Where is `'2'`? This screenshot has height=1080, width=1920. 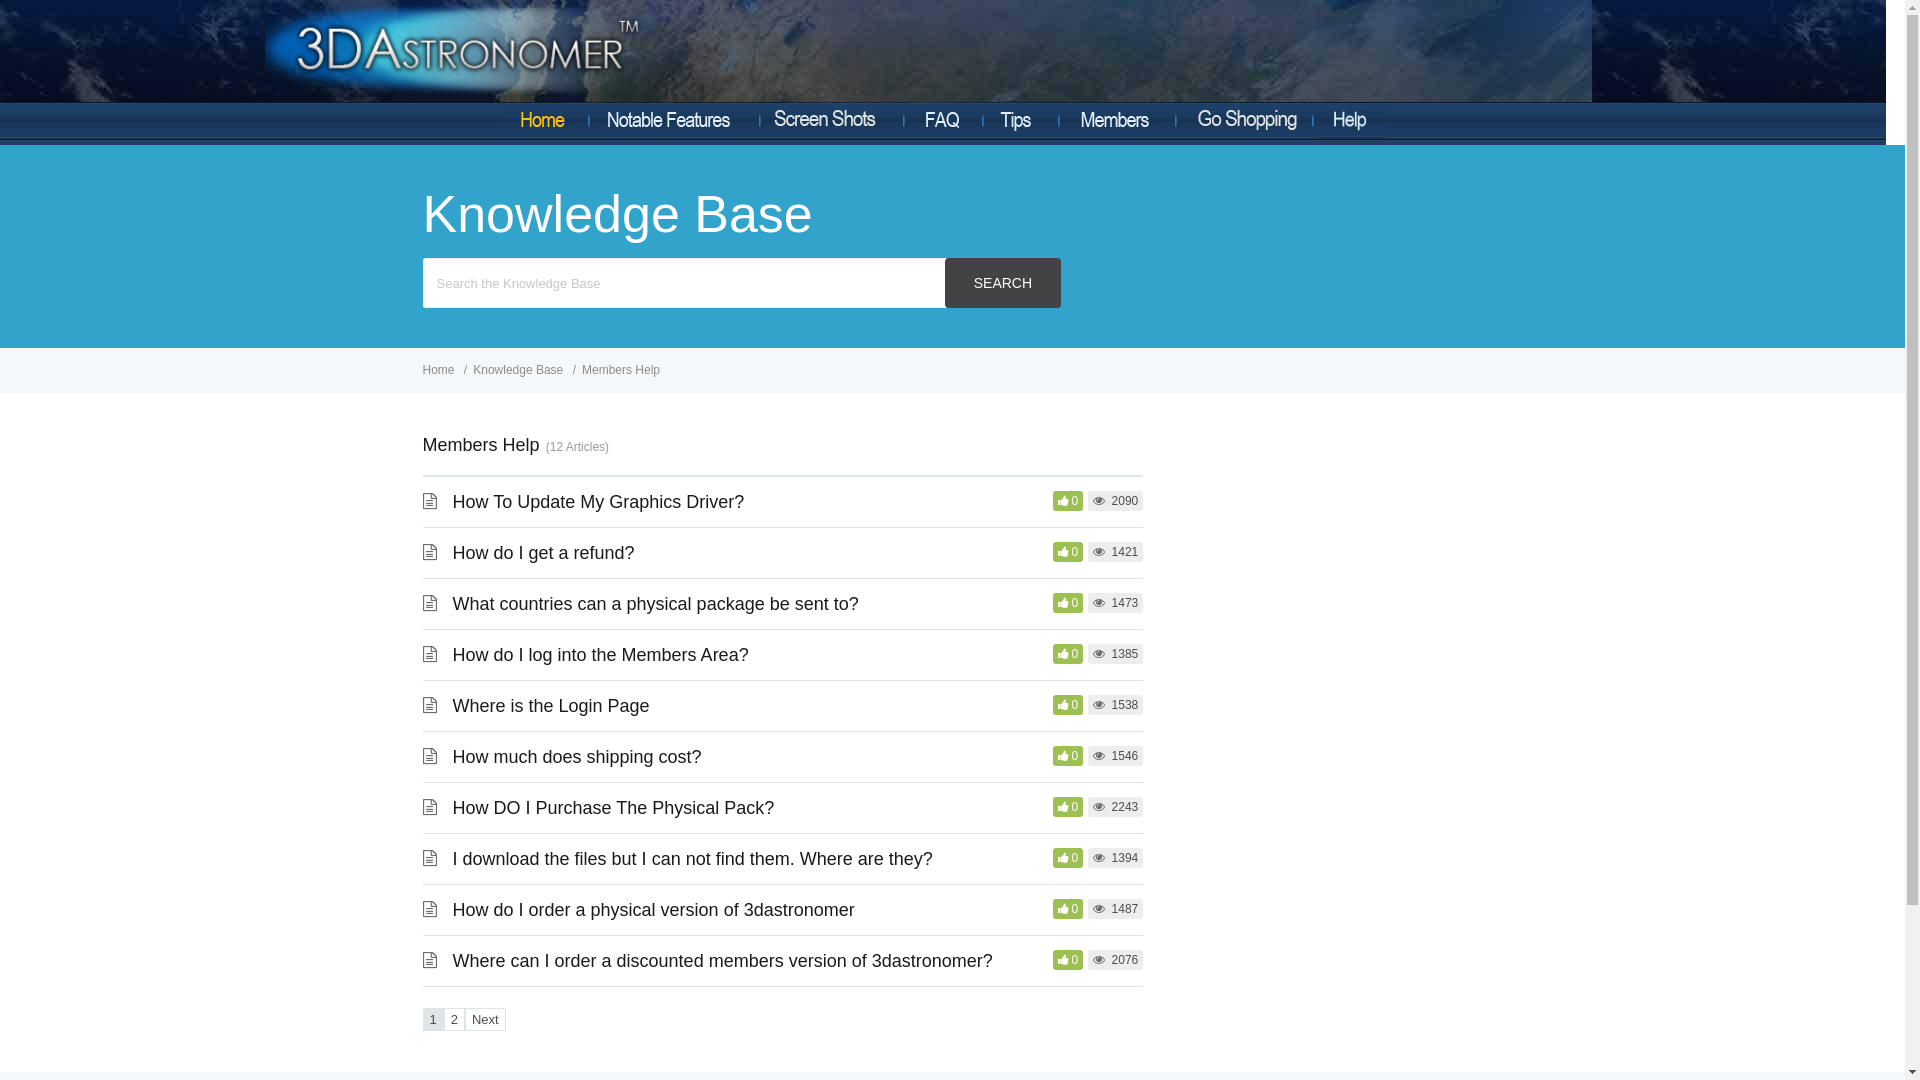 '2' is located at coordinates (453, 1019).